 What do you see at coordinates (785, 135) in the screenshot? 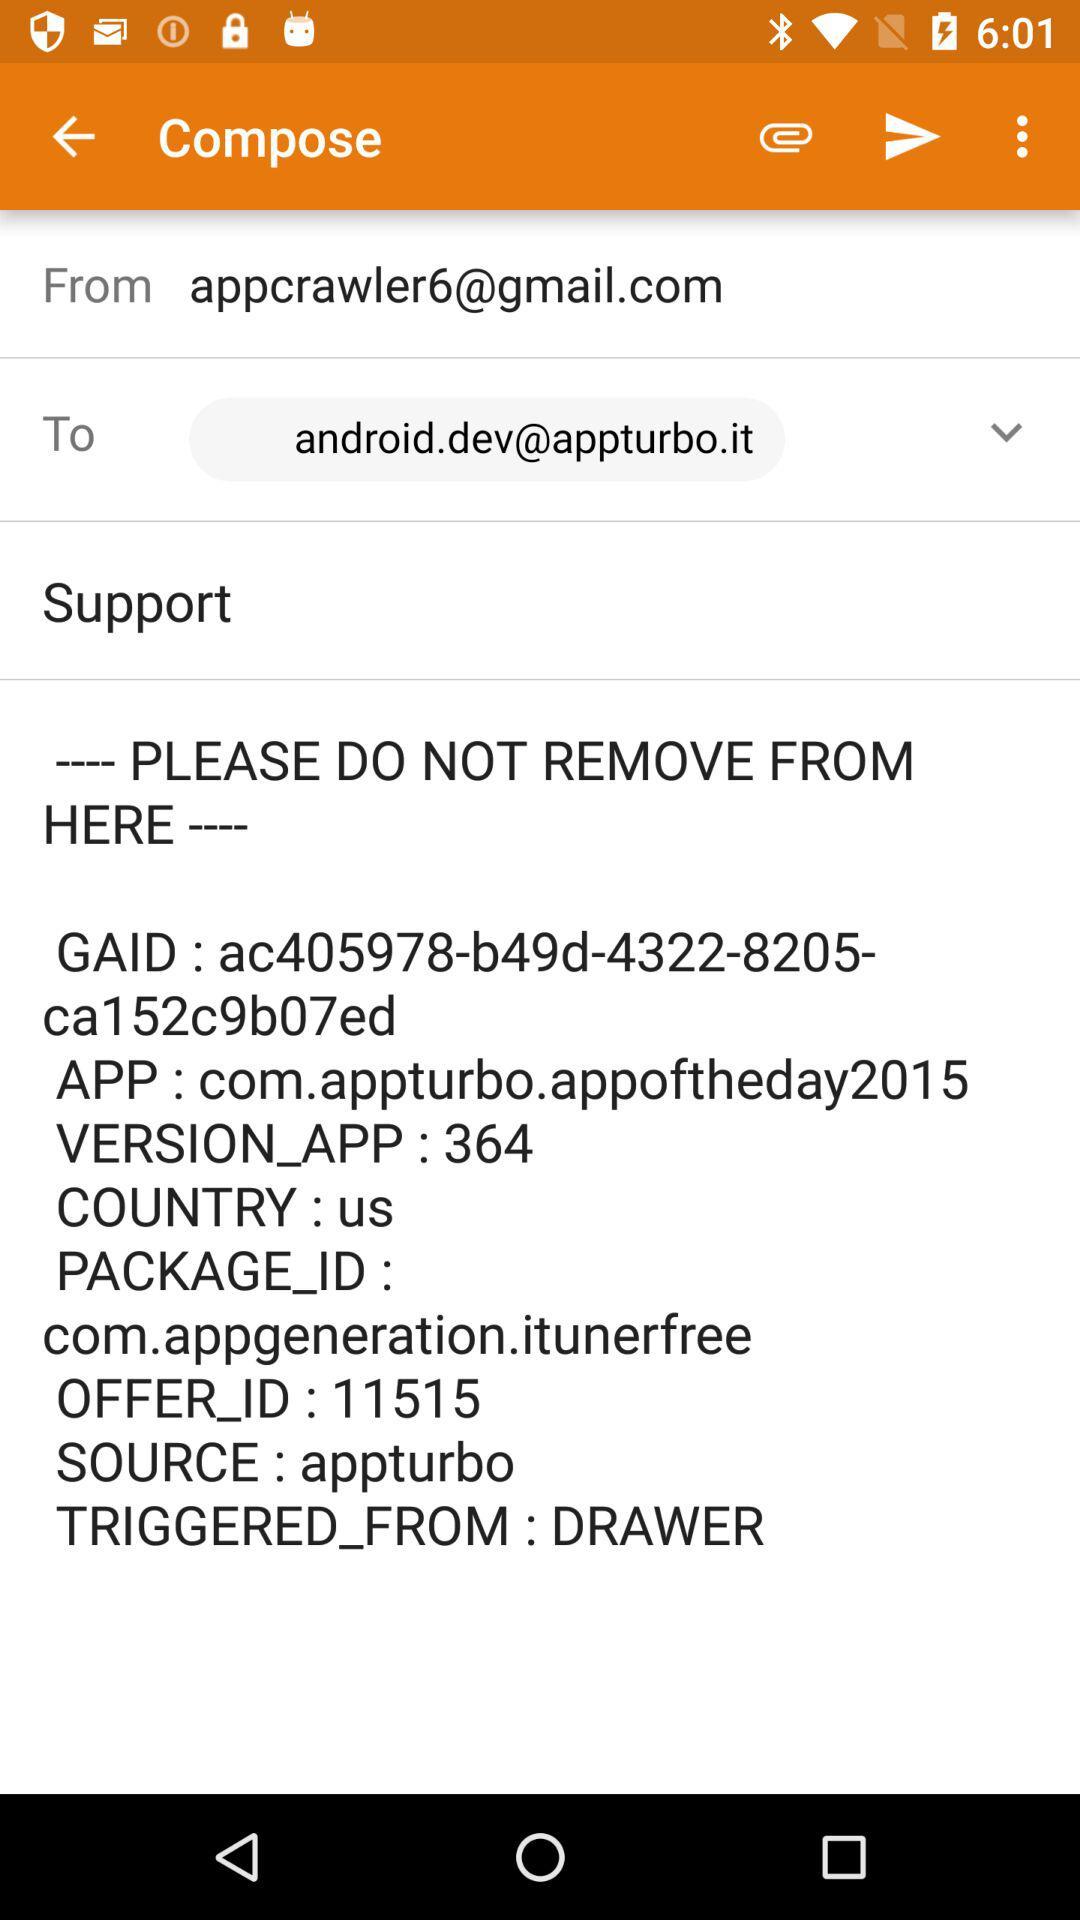
I see `the icon next to compose item` at bounding box center [785, 135].